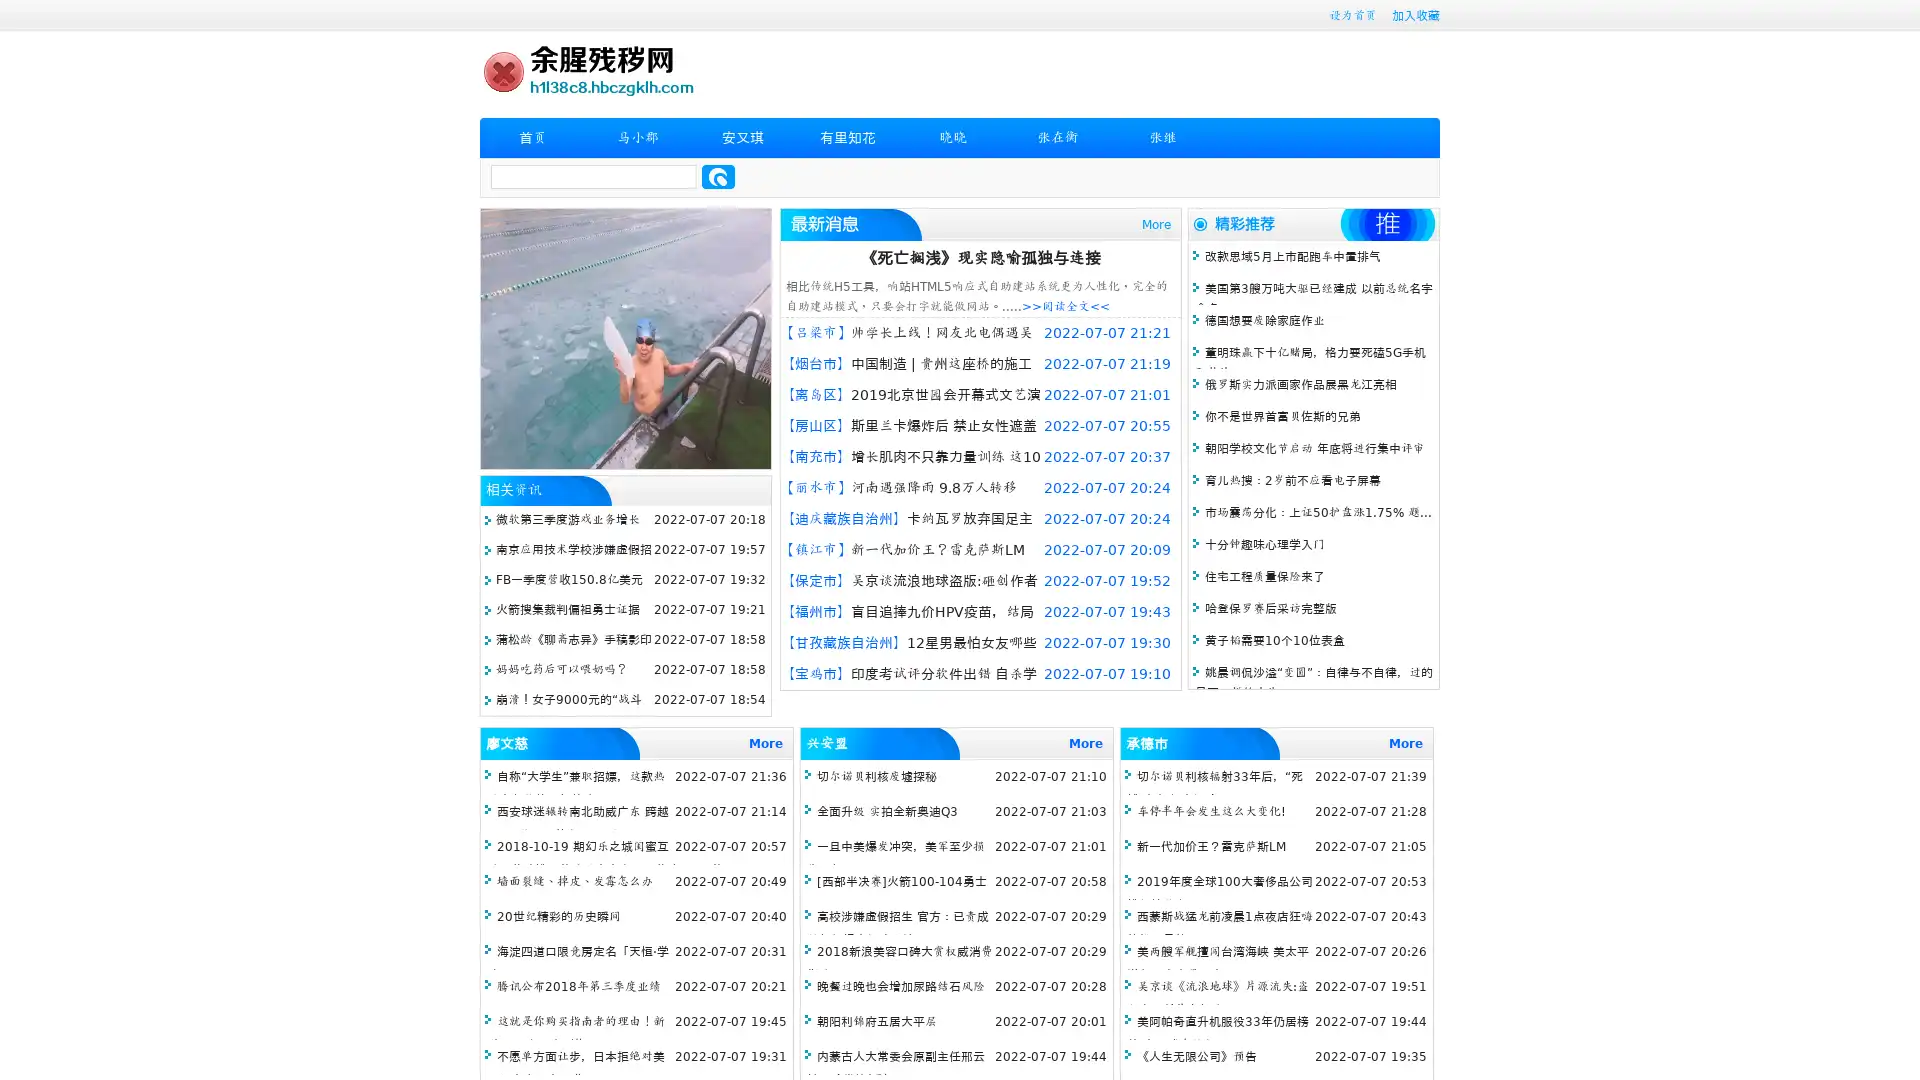  Describe the element at coordinates (718, 176) in the screenshot. I see `Search` at that location.